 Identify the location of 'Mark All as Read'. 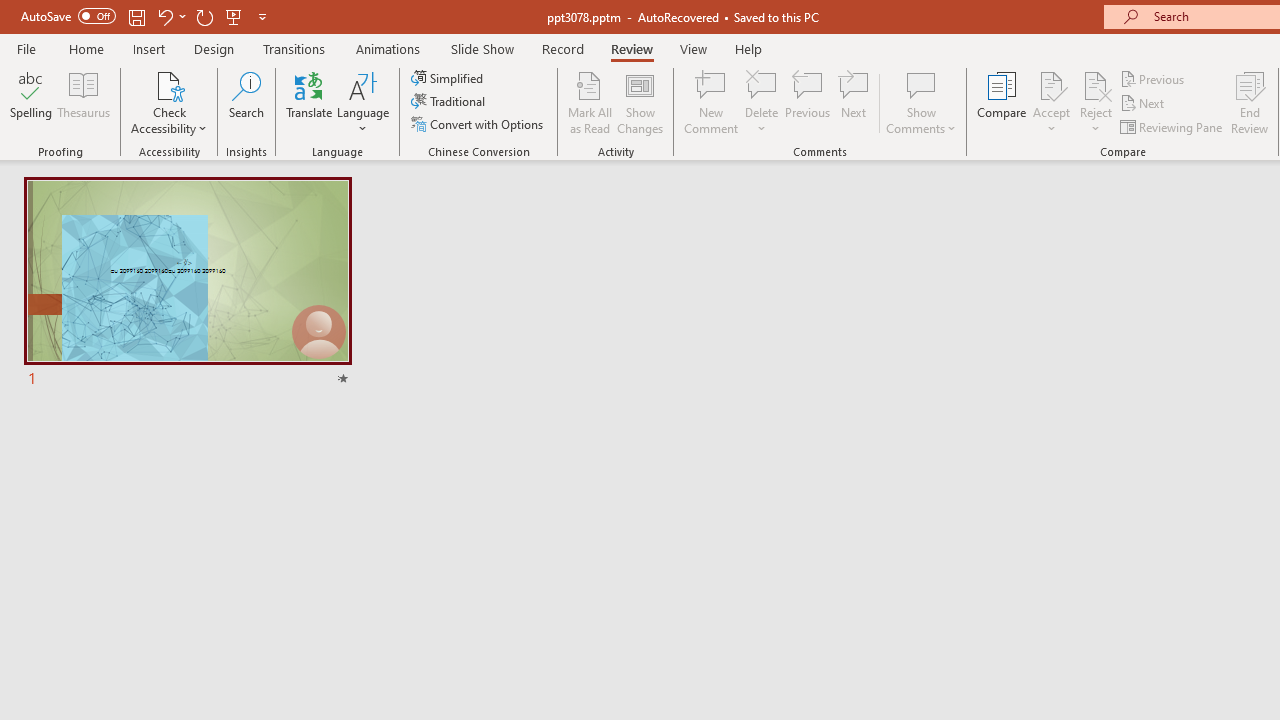
(589, 103).